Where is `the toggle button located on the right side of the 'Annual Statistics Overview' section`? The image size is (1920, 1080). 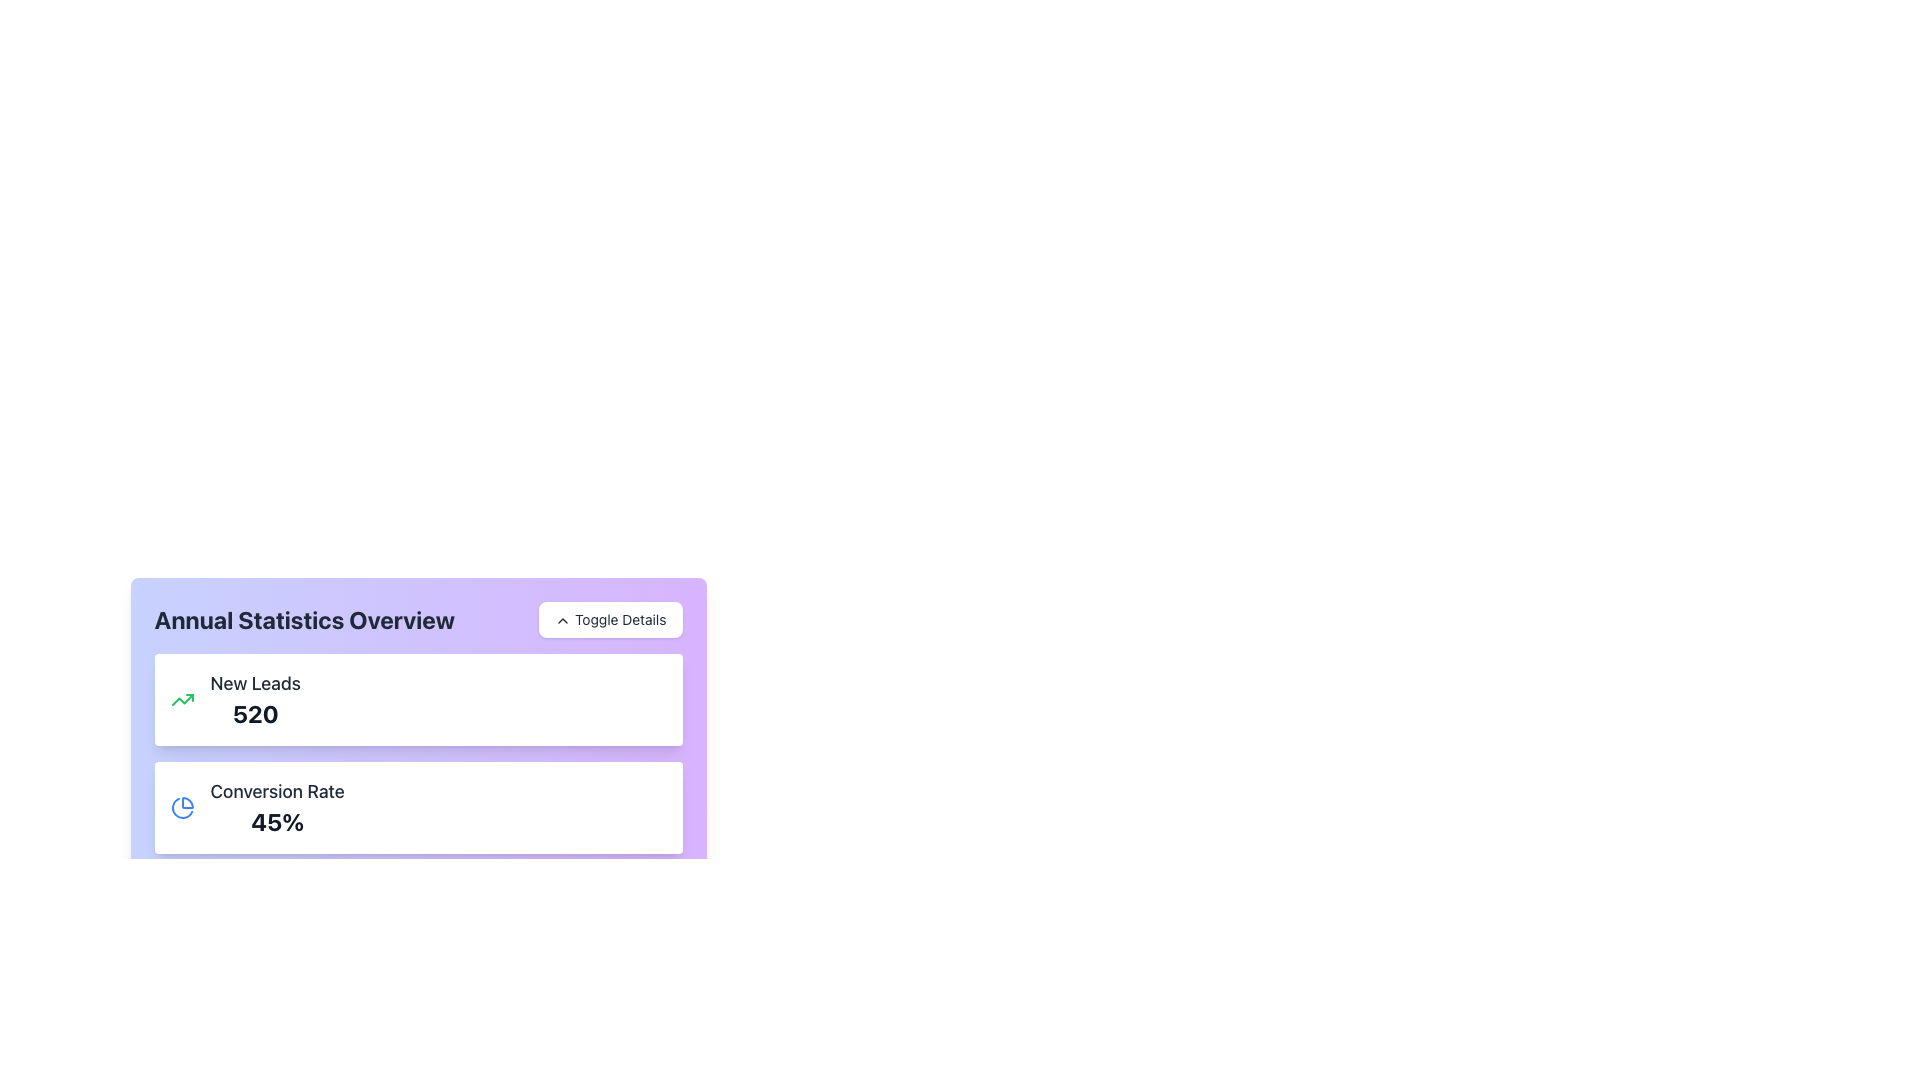 the toggle button located on the right side of the 'Annual Statistics Overview' section is located at coordinates (609, 619).